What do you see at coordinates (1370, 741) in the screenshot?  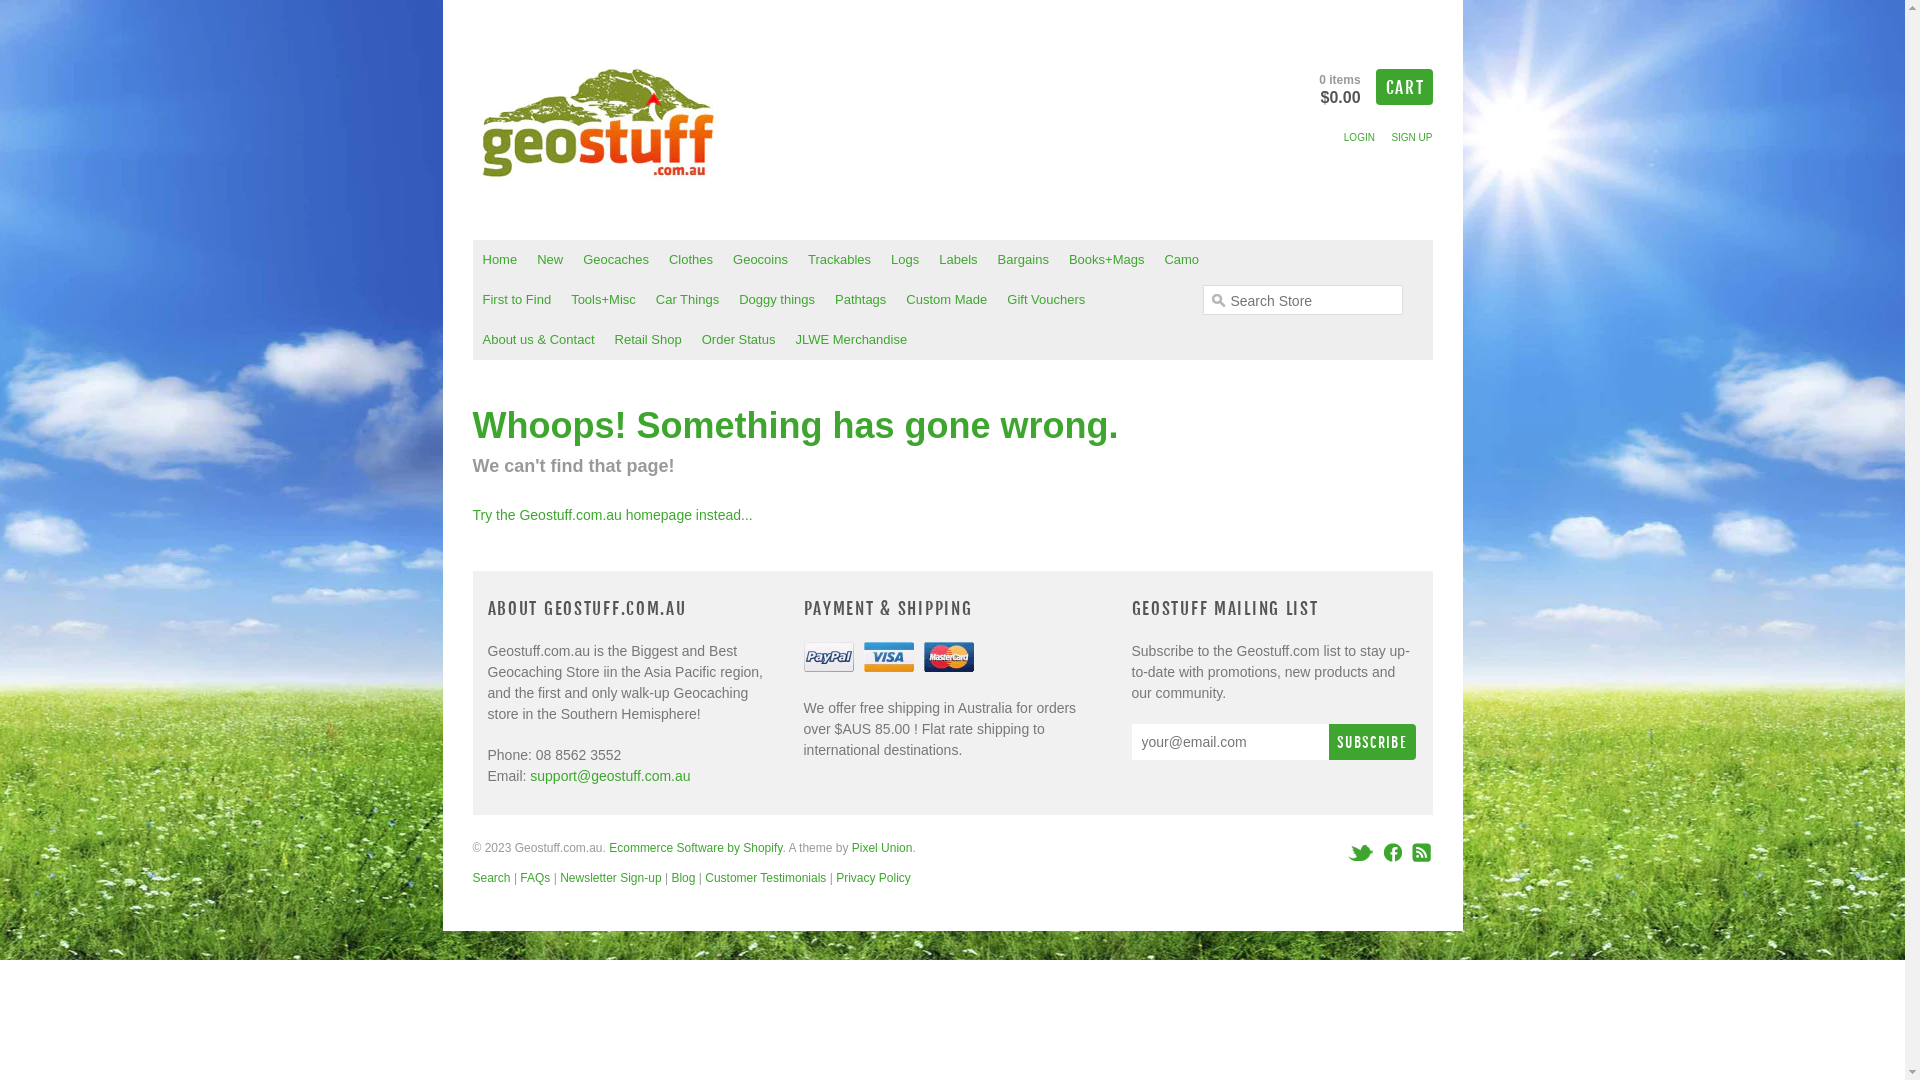 I see `'Subscribe'` at bounding box center [1370, 741].